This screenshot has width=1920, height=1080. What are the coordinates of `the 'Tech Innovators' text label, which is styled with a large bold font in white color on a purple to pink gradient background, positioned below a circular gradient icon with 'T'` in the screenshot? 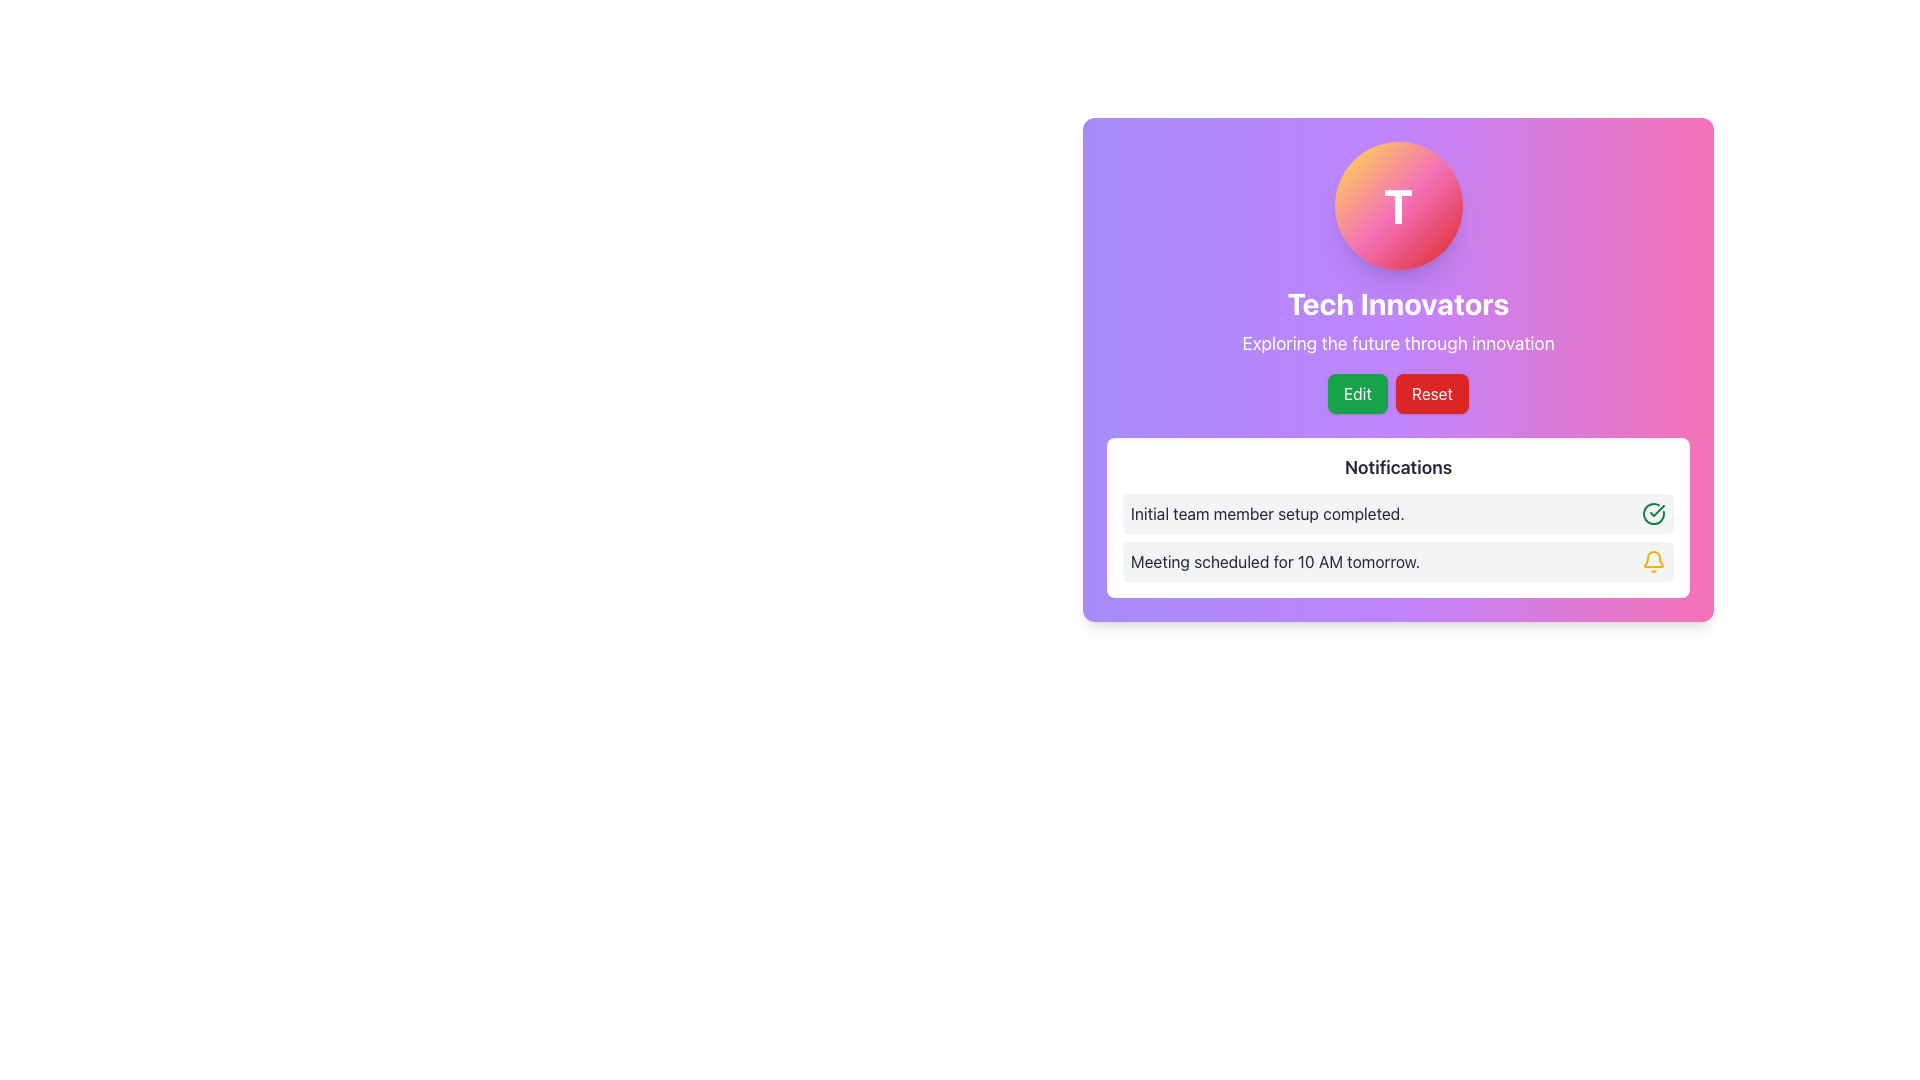 It's located at (1397, 304).